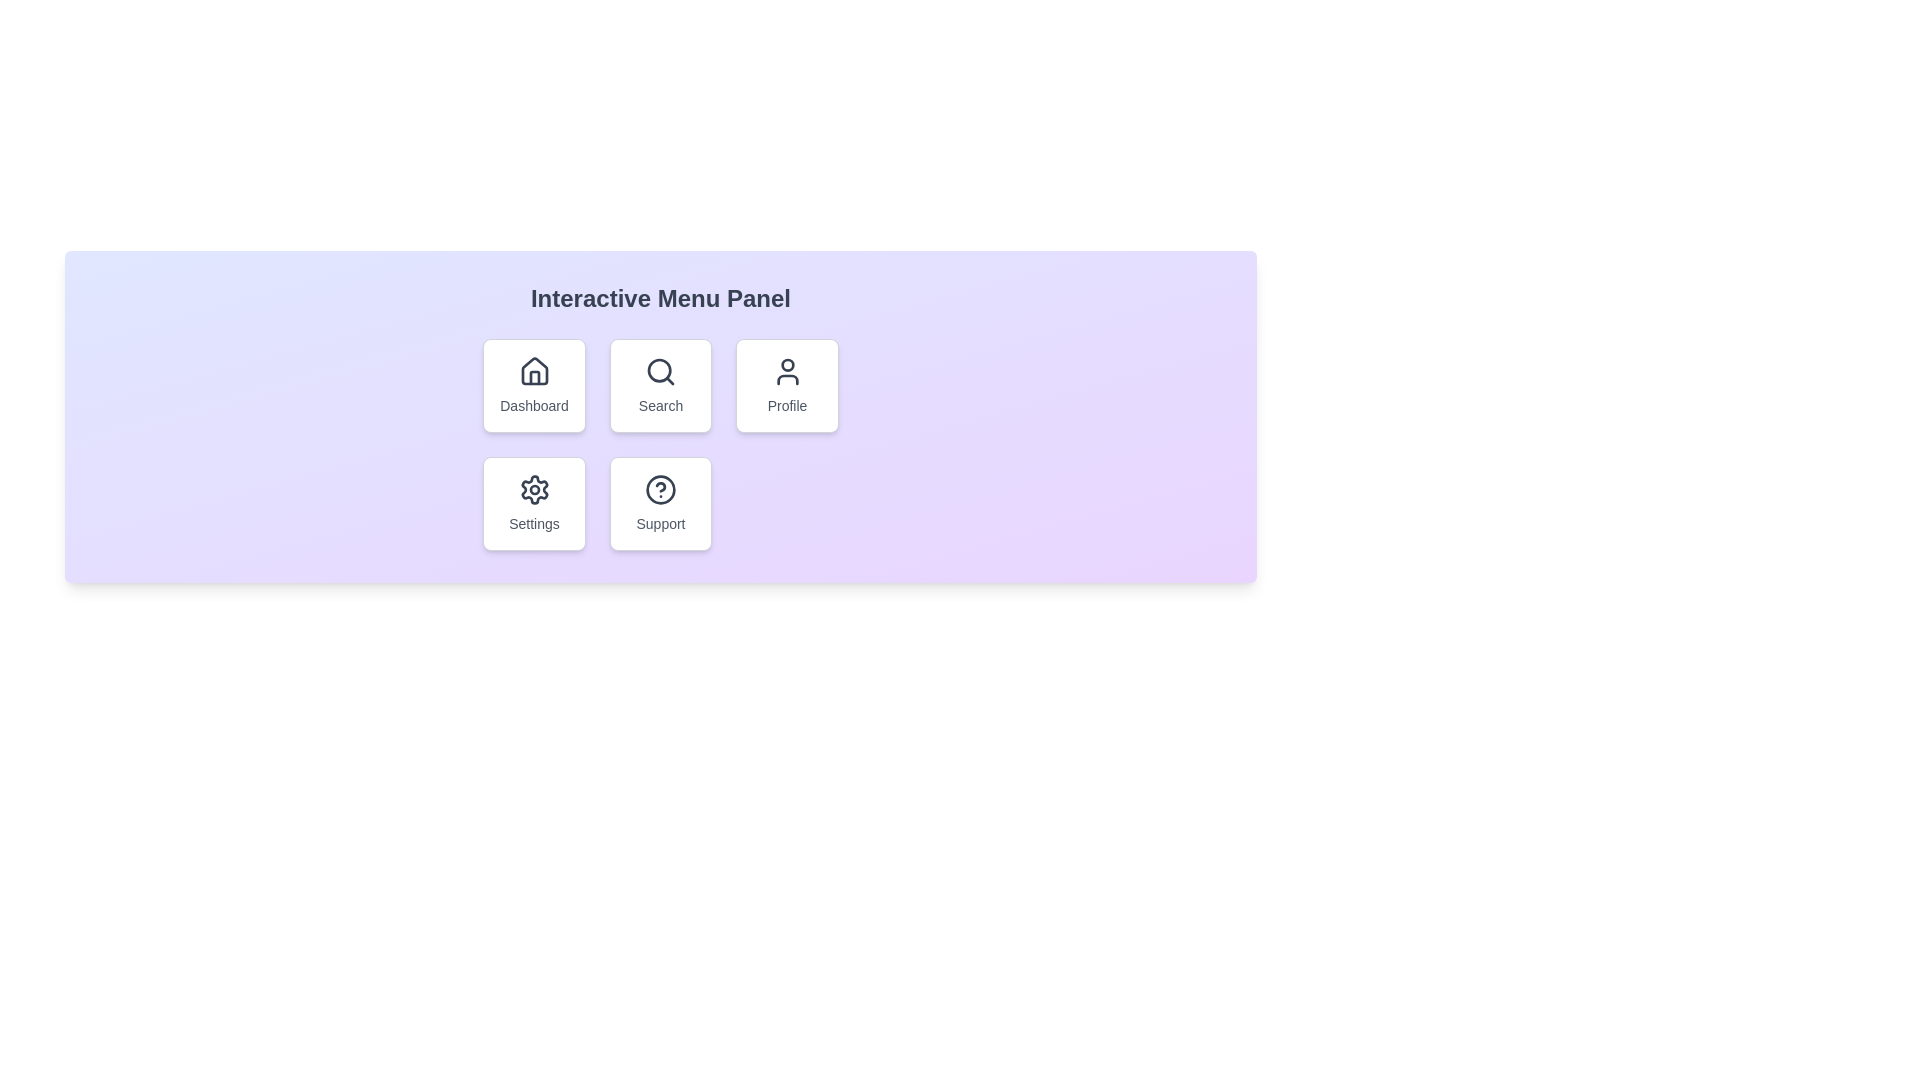 The width and height of the screenshot is (1920, 1080). Describe the element at coordinates (534, 371) in the screenshot. I see `the house icon within the 'Dashboard' card, which is the top-left card in a 3x2 grid layout` at that location.